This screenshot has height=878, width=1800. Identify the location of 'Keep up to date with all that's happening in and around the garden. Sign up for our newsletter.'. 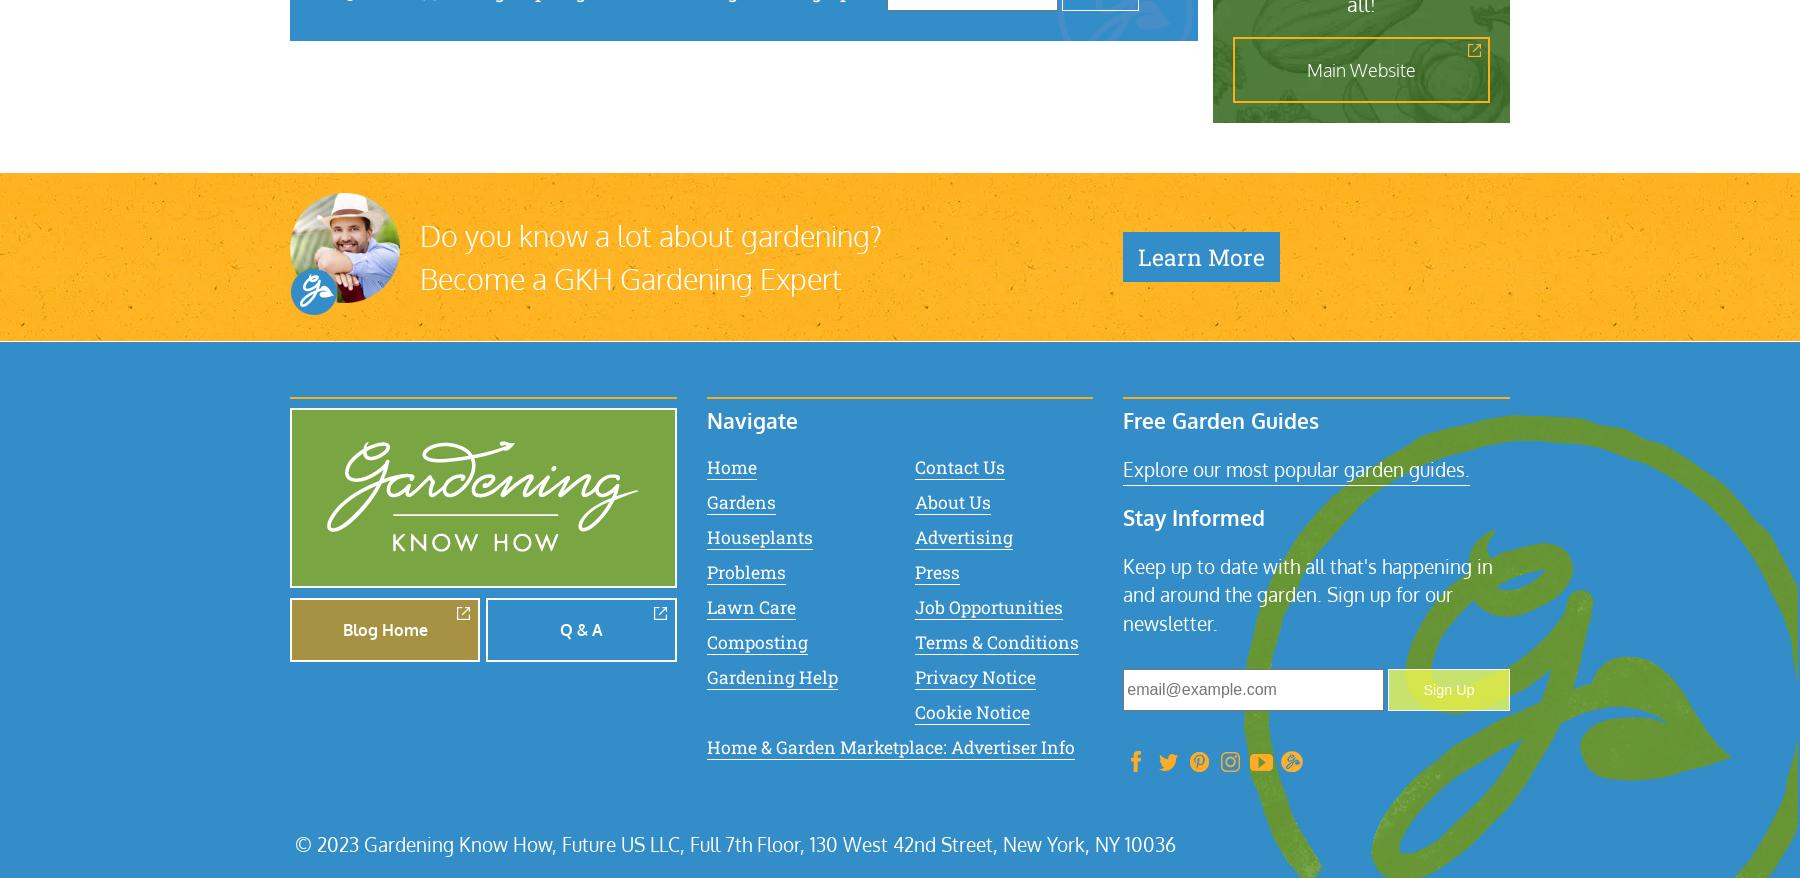
(1308, 594).